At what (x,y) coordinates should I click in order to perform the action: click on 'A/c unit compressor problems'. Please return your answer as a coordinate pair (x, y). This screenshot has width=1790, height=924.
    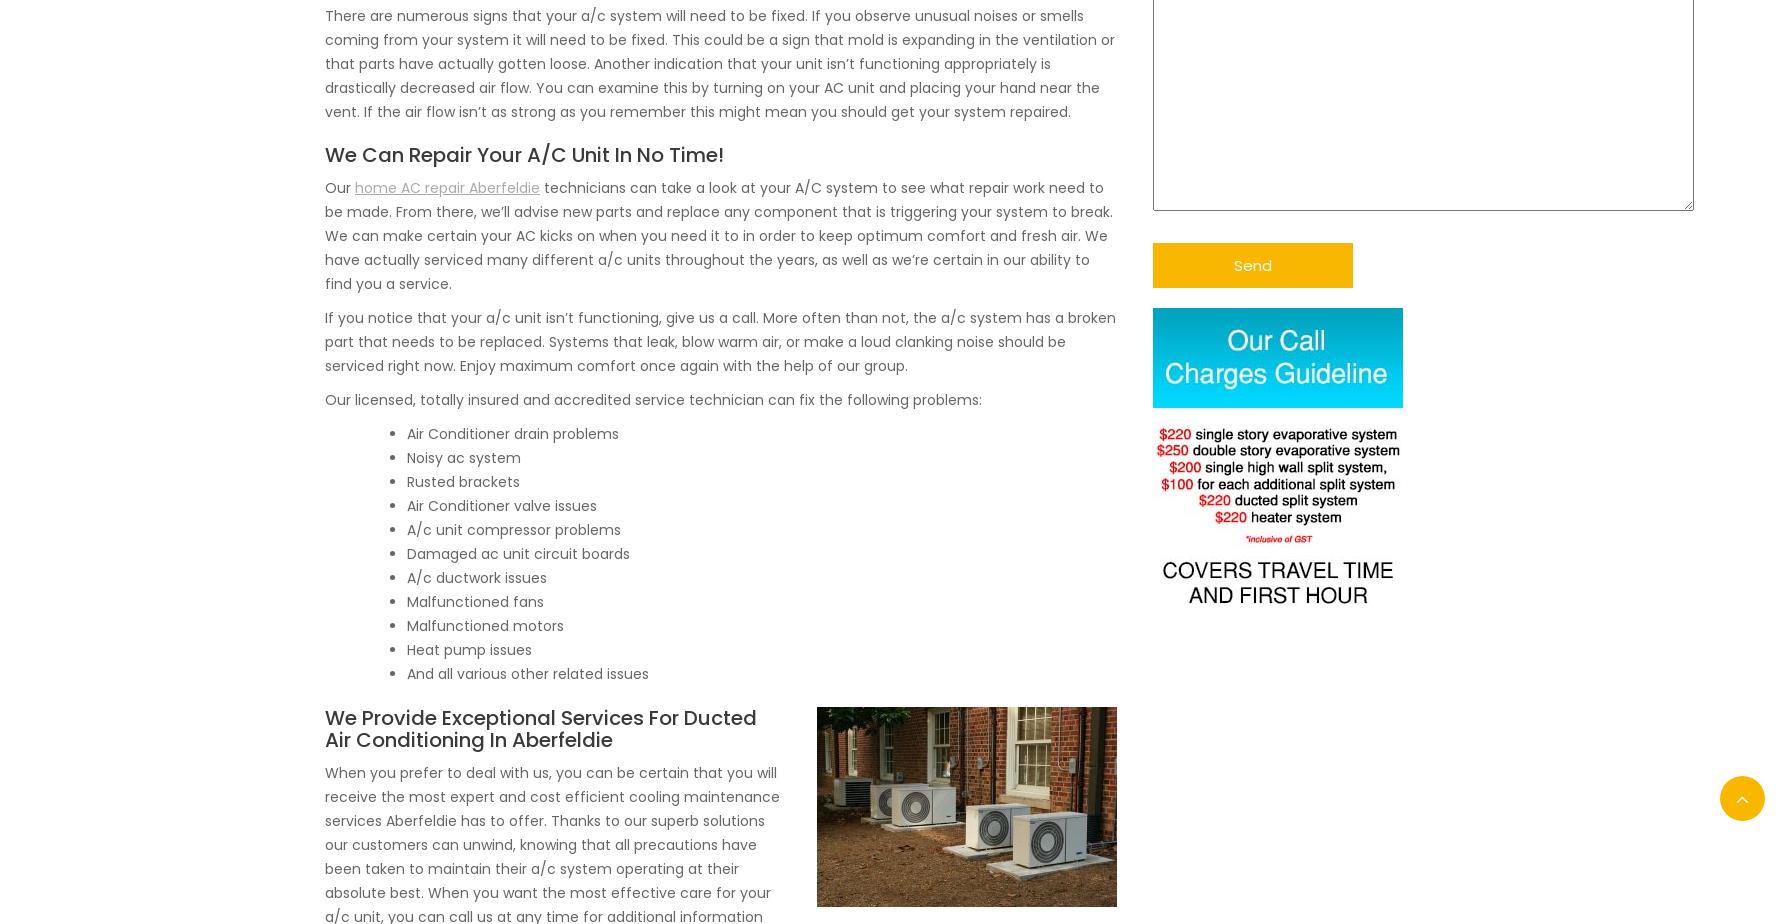
    Looking at the image, I should click on (407, 528).